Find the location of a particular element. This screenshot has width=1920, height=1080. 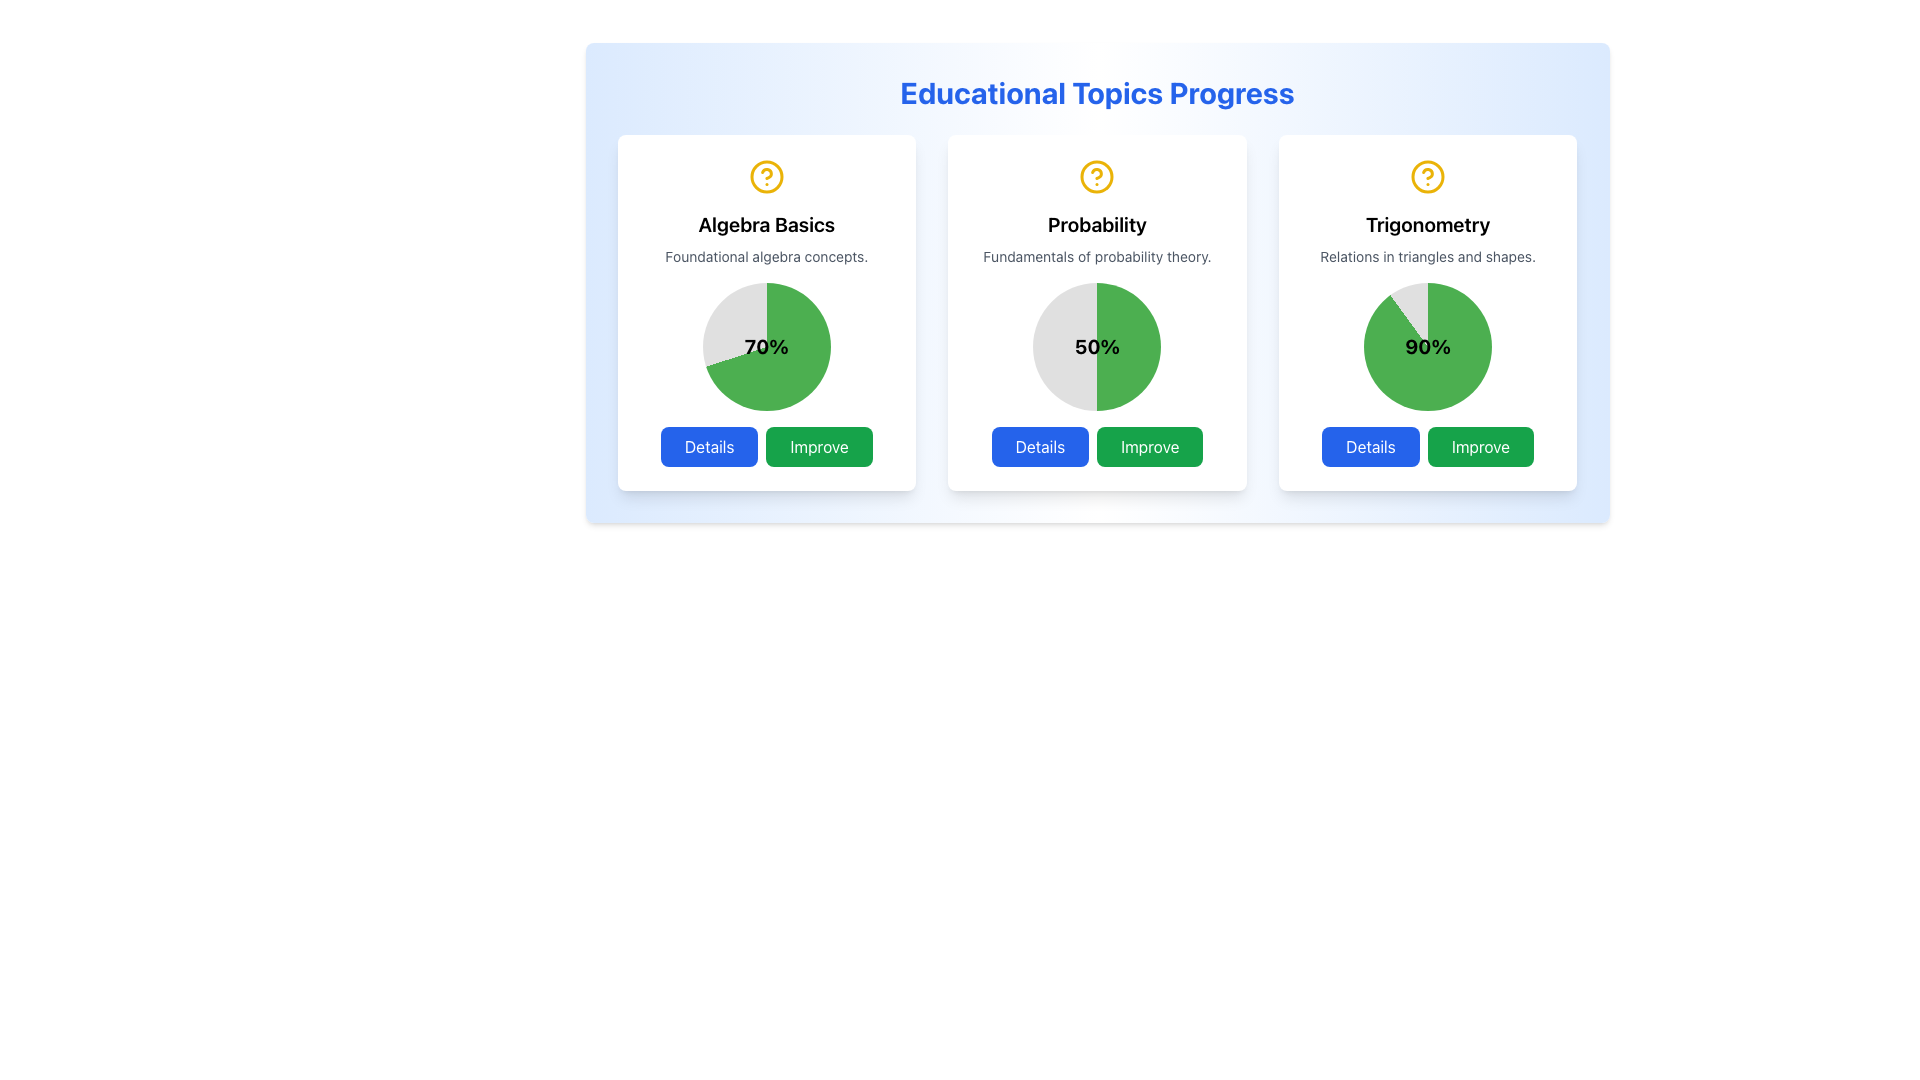

the text label indicating the topic 'Trigonometry', which is the third header in a series of cards, located at the upper section of the third card from the left is located at coordinates (1427, 224).